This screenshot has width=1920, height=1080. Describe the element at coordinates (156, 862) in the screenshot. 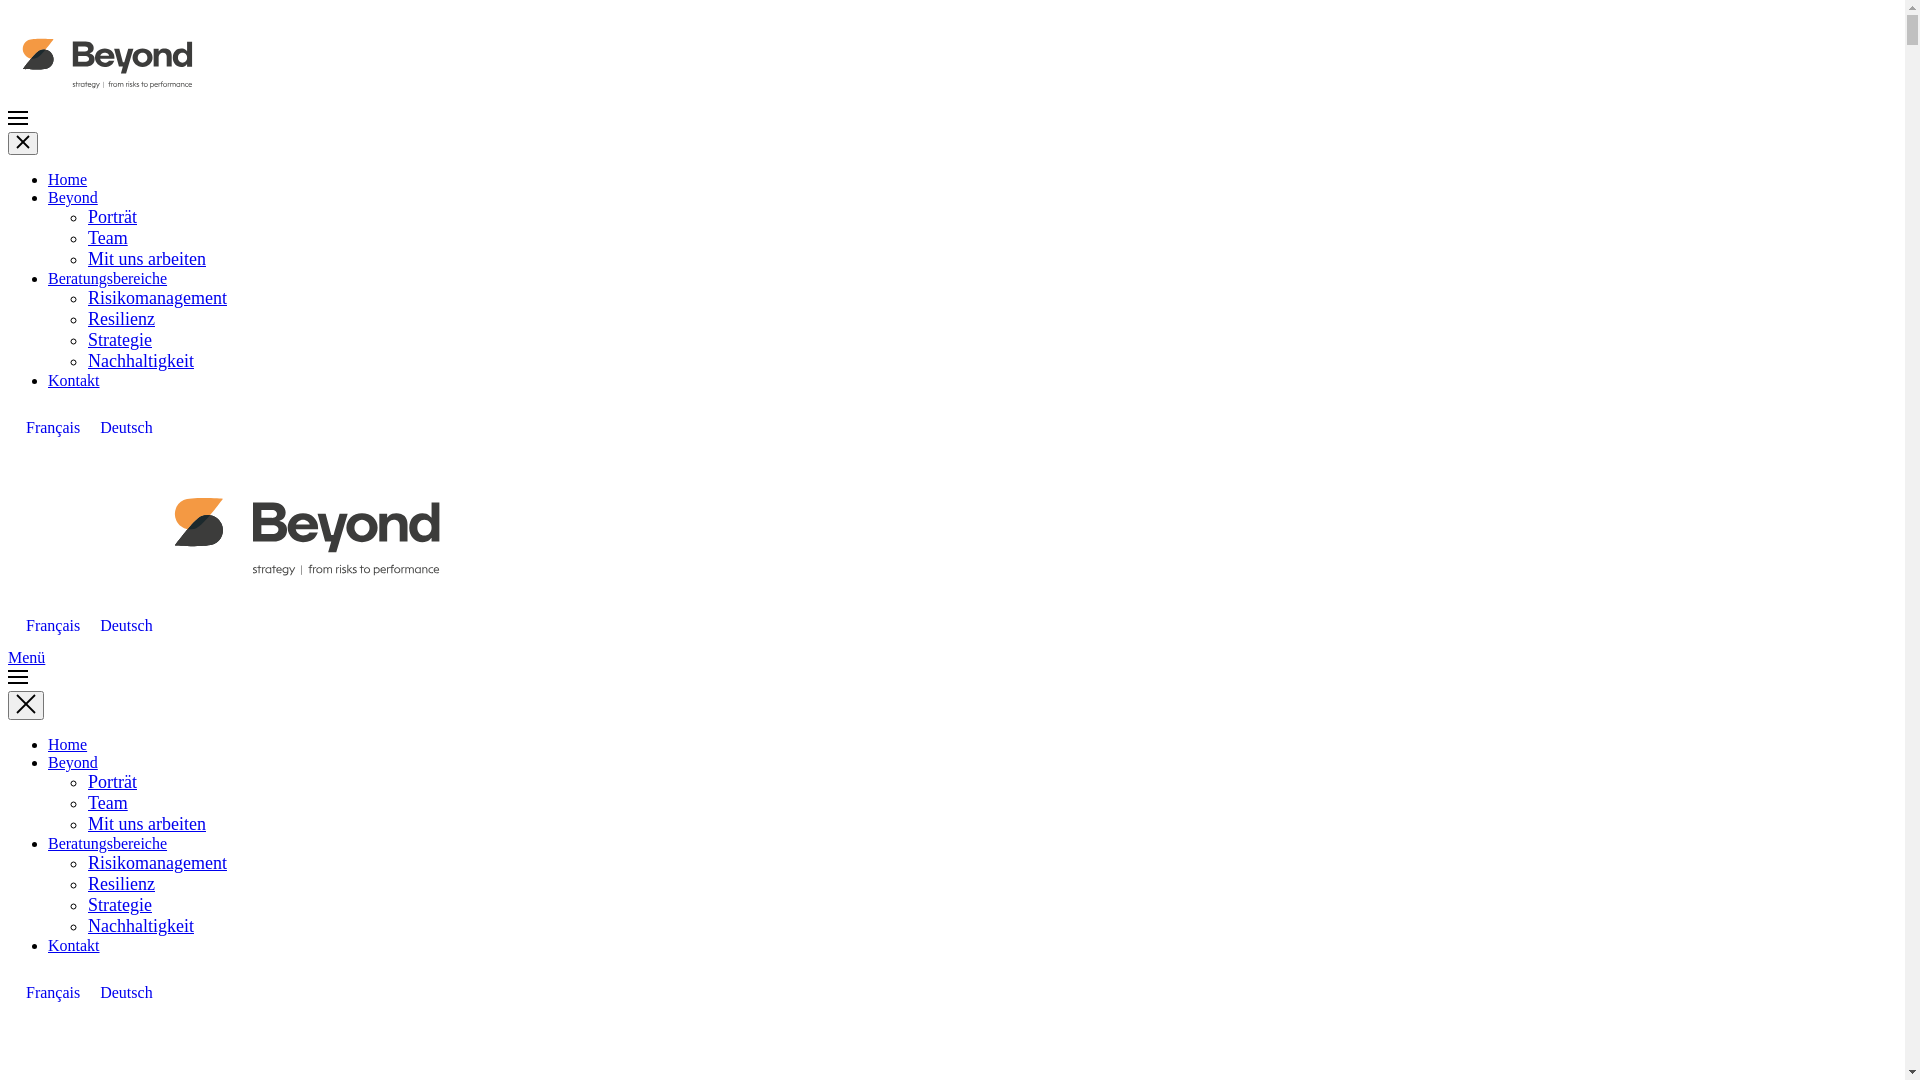

I see `'Risikomanagement'` at that location.